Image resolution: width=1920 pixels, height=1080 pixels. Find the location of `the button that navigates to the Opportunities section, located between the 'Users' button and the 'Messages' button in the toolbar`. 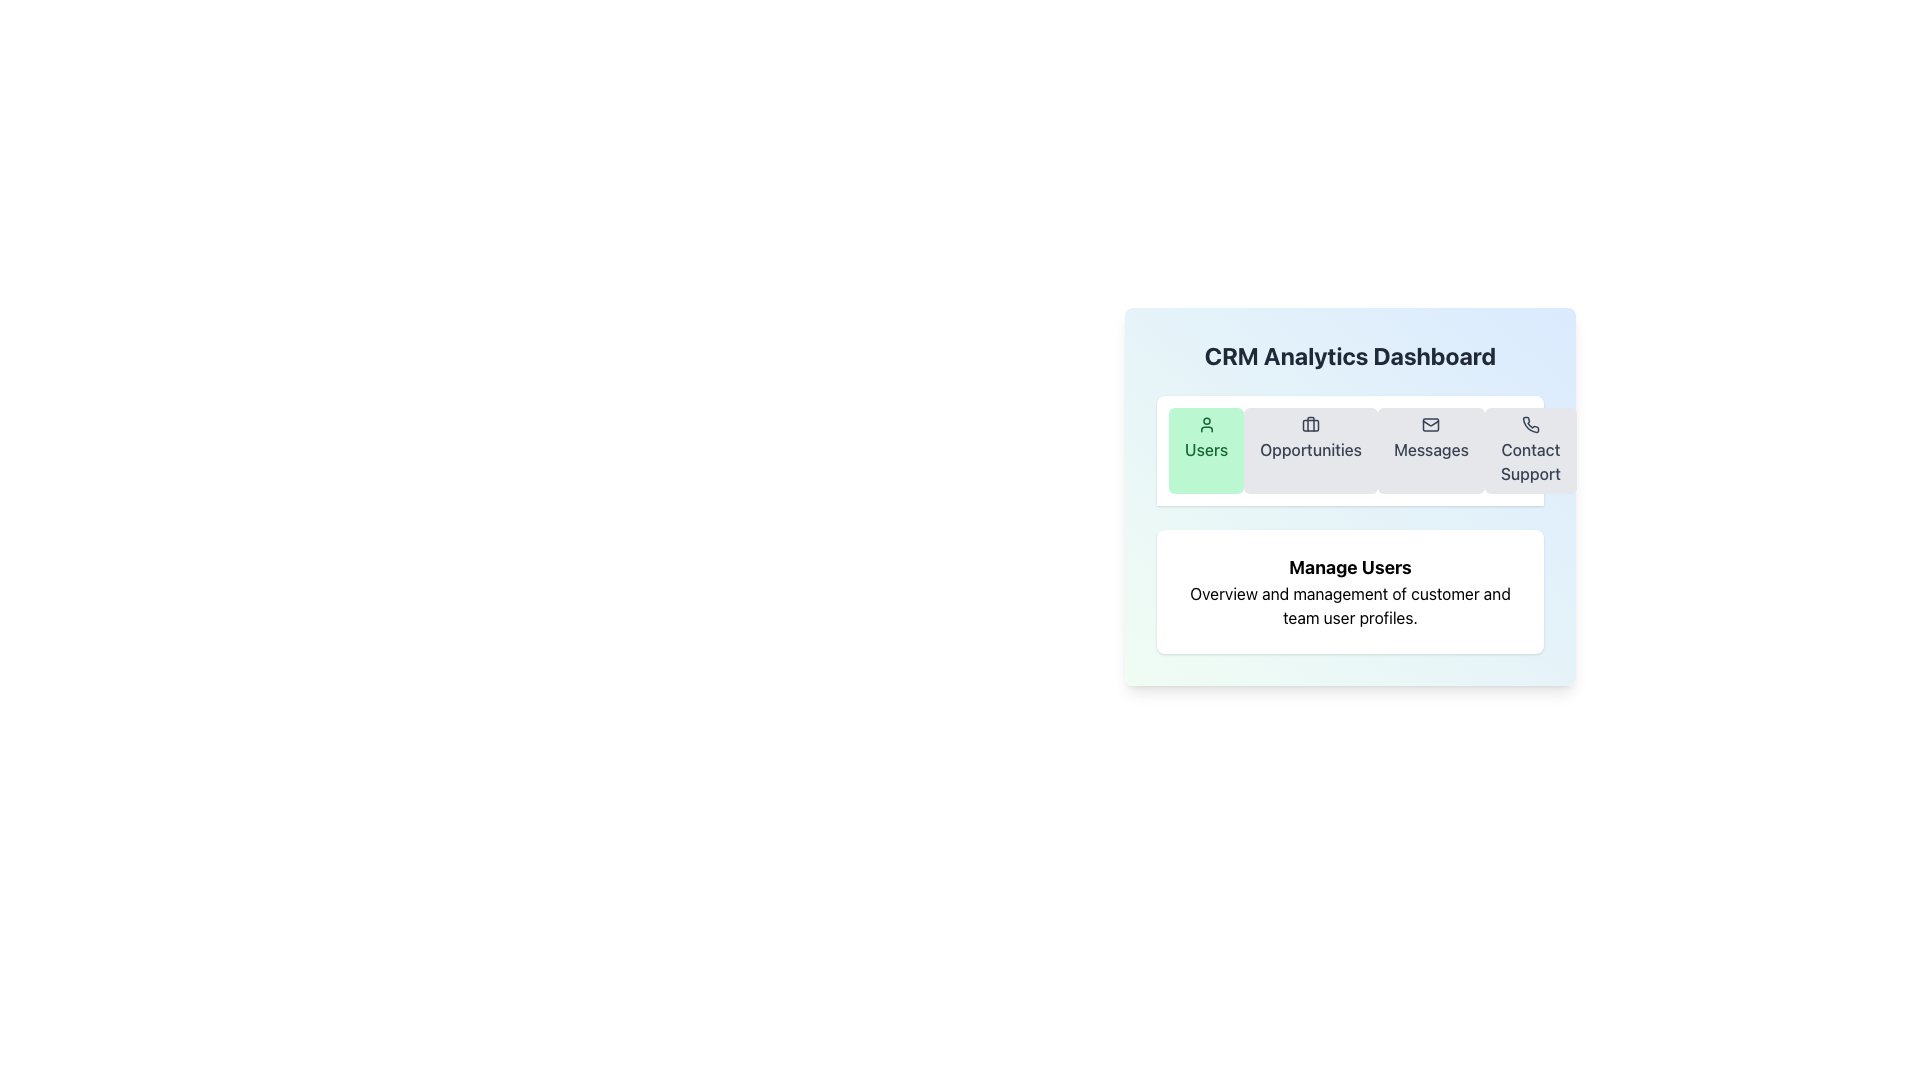

the button that navigates to the Opportunities section, located between the 'Users' button and the 'Messages' button in the toolbar is located at coordinates (1310, 451).